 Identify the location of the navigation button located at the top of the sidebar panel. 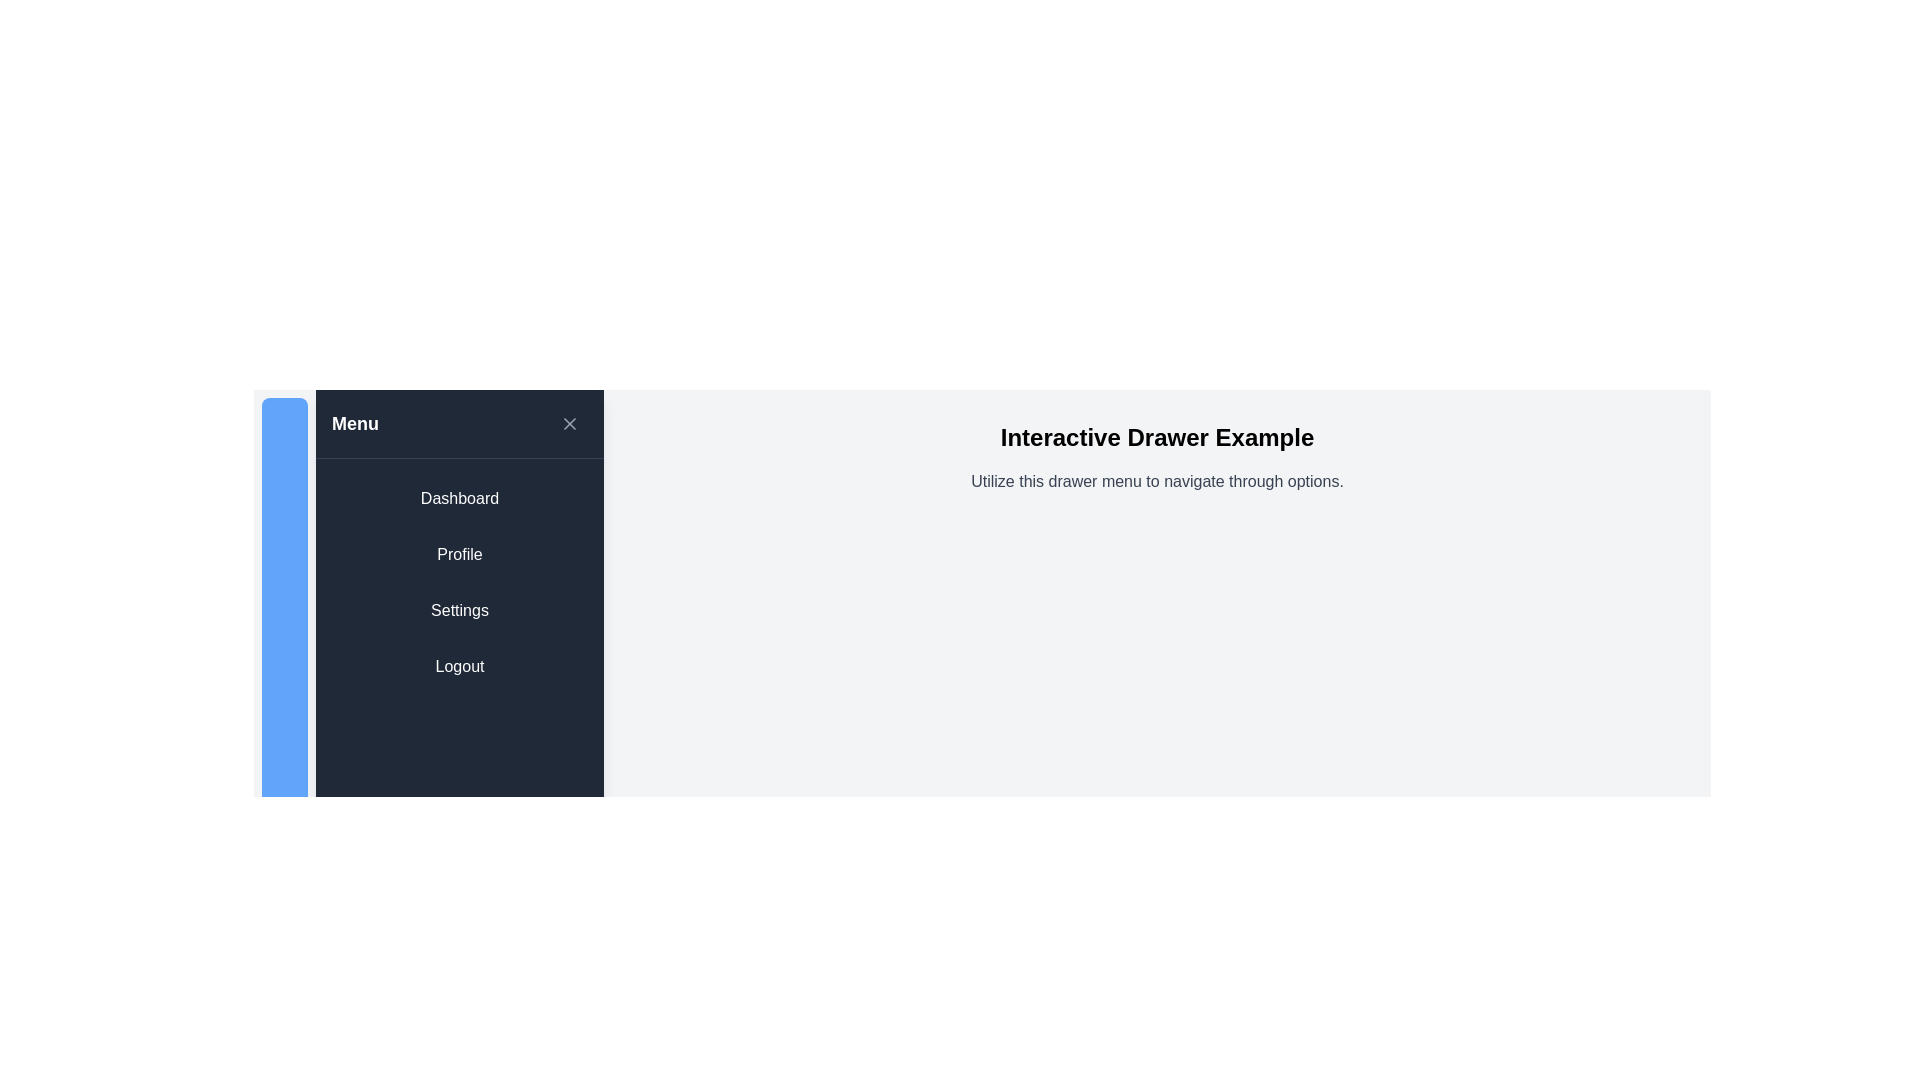
(459, 497).